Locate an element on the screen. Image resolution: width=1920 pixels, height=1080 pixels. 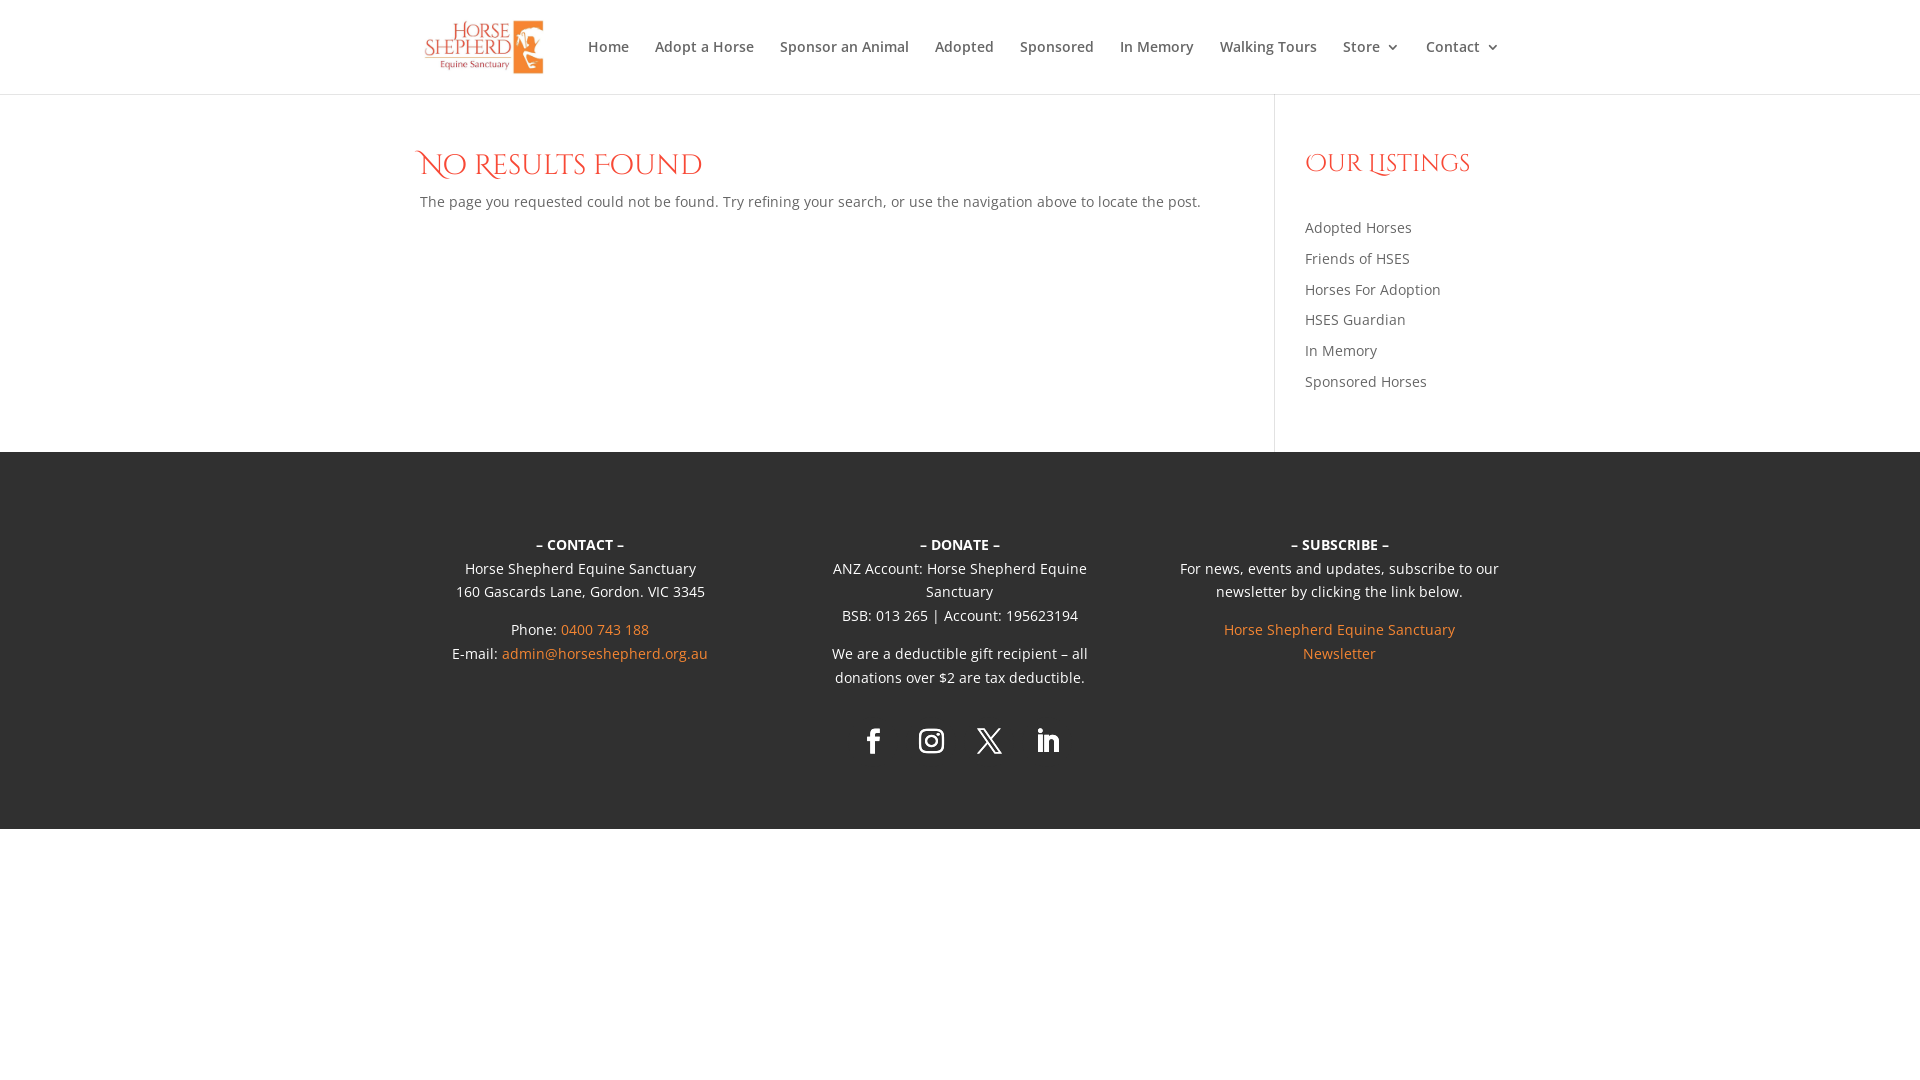
'HSES Guardian' is located at coordinates (1355, 318).